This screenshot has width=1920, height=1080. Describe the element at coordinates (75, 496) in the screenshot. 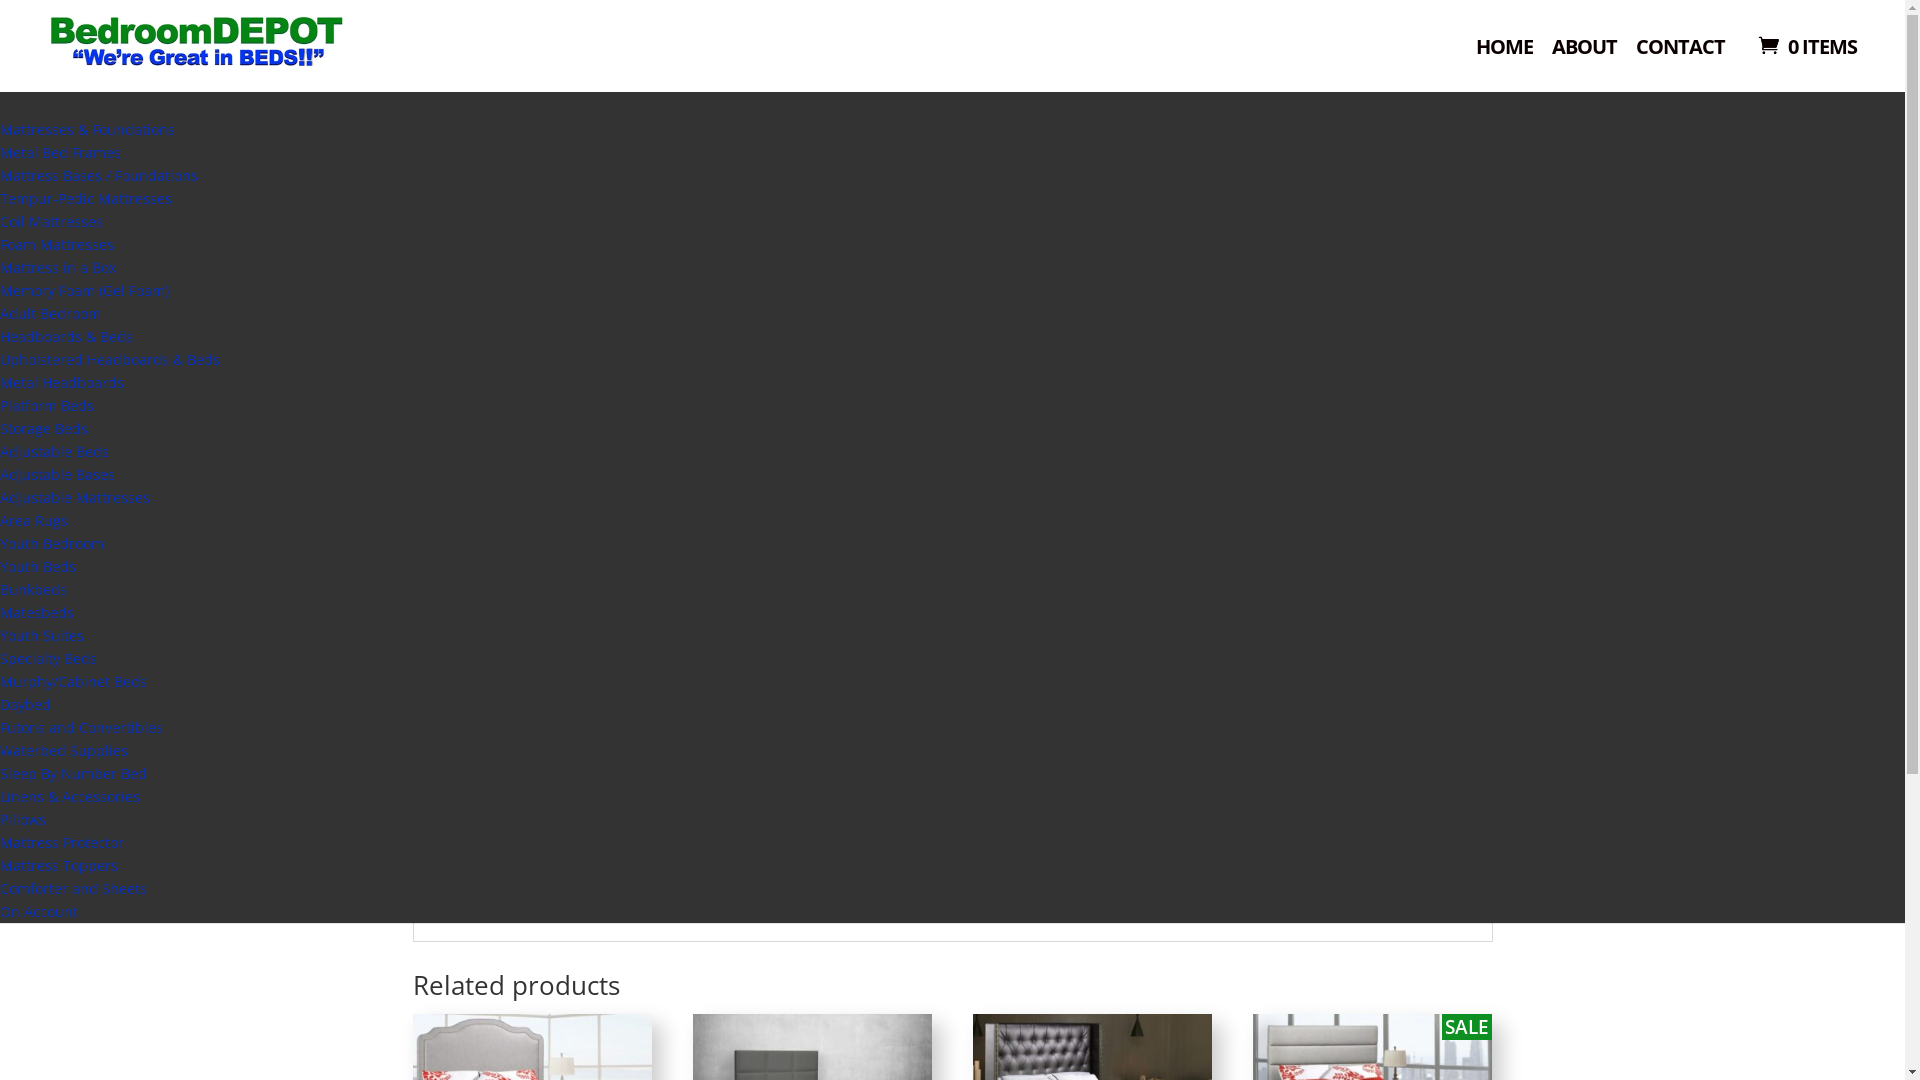

I see `'Adjustable Mattresses'` at that location.